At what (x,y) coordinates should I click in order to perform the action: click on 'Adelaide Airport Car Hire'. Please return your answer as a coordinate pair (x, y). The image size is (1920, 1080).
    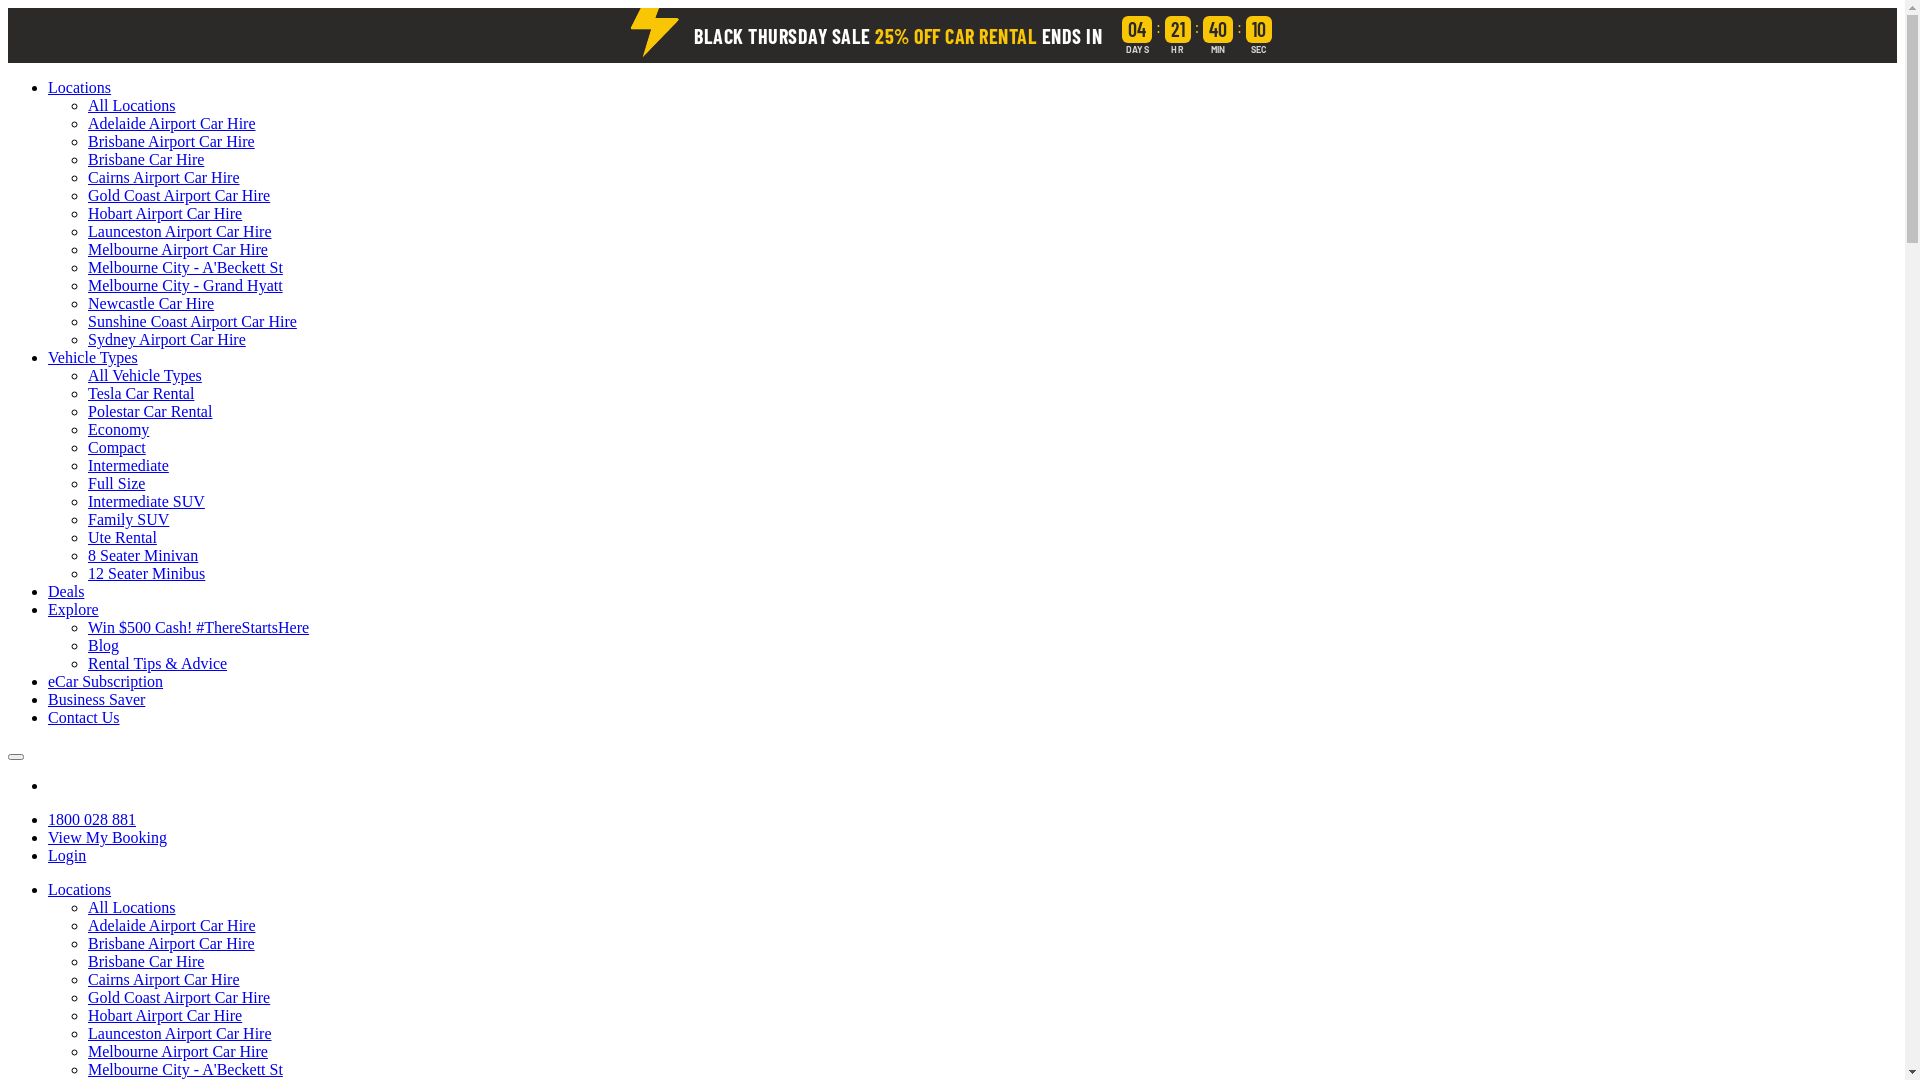
    Looking at the image, I should click on (172, 123).